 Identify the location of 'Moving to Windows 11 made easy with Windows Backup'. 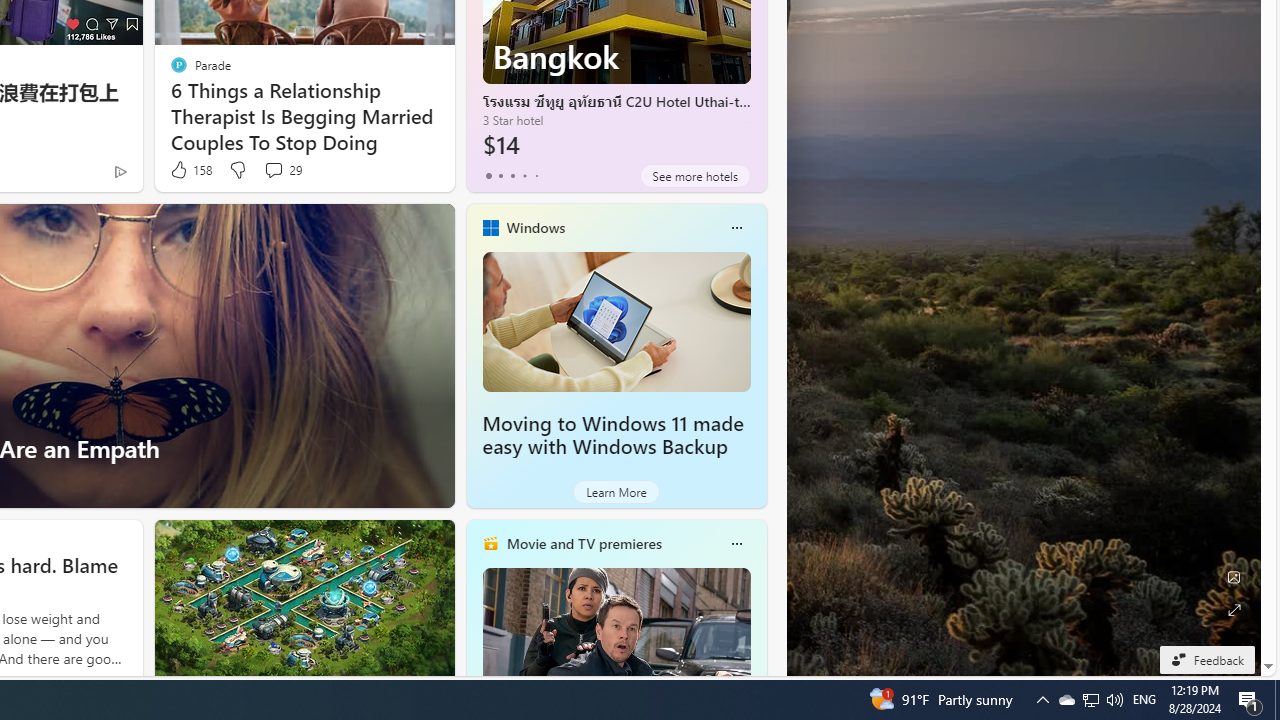
(615, 320).